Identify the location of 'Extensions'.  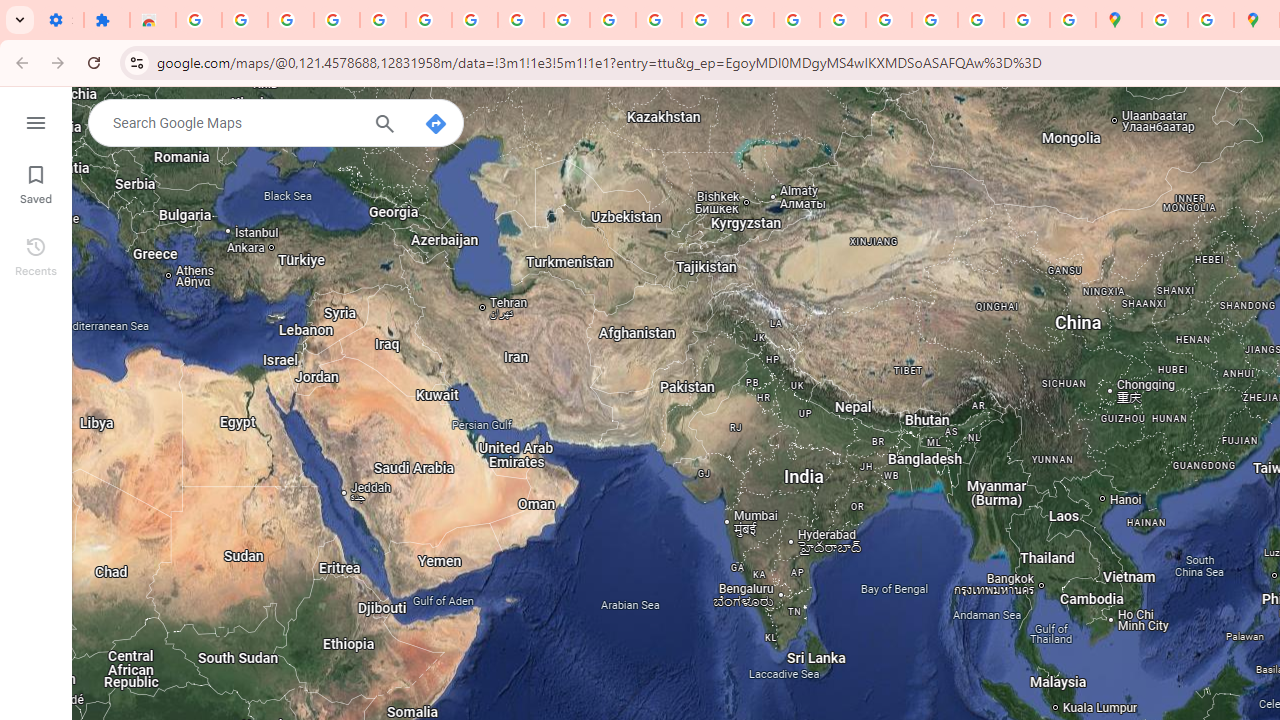
(106, 20).